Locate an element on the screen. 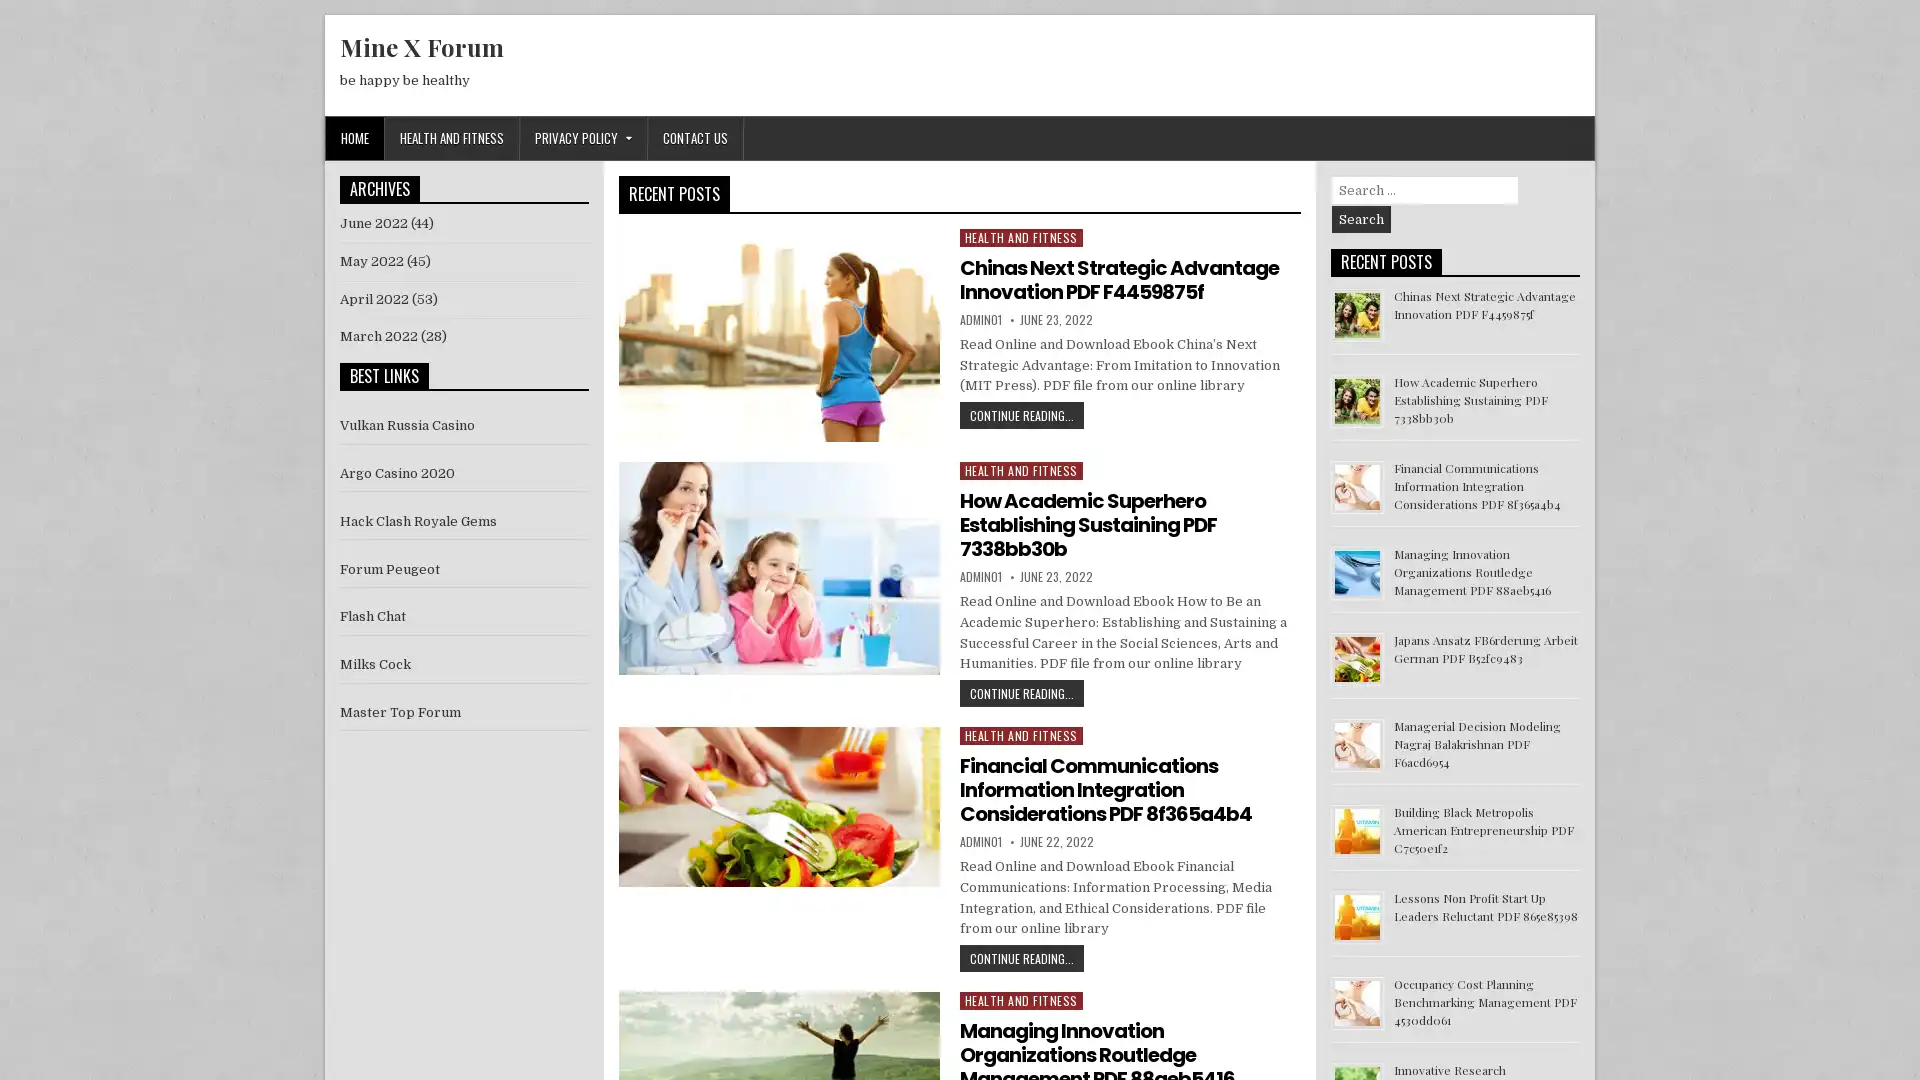 The height and width of the screenshot is (1080, 1920). Search is located at coordinates (1360, 219).